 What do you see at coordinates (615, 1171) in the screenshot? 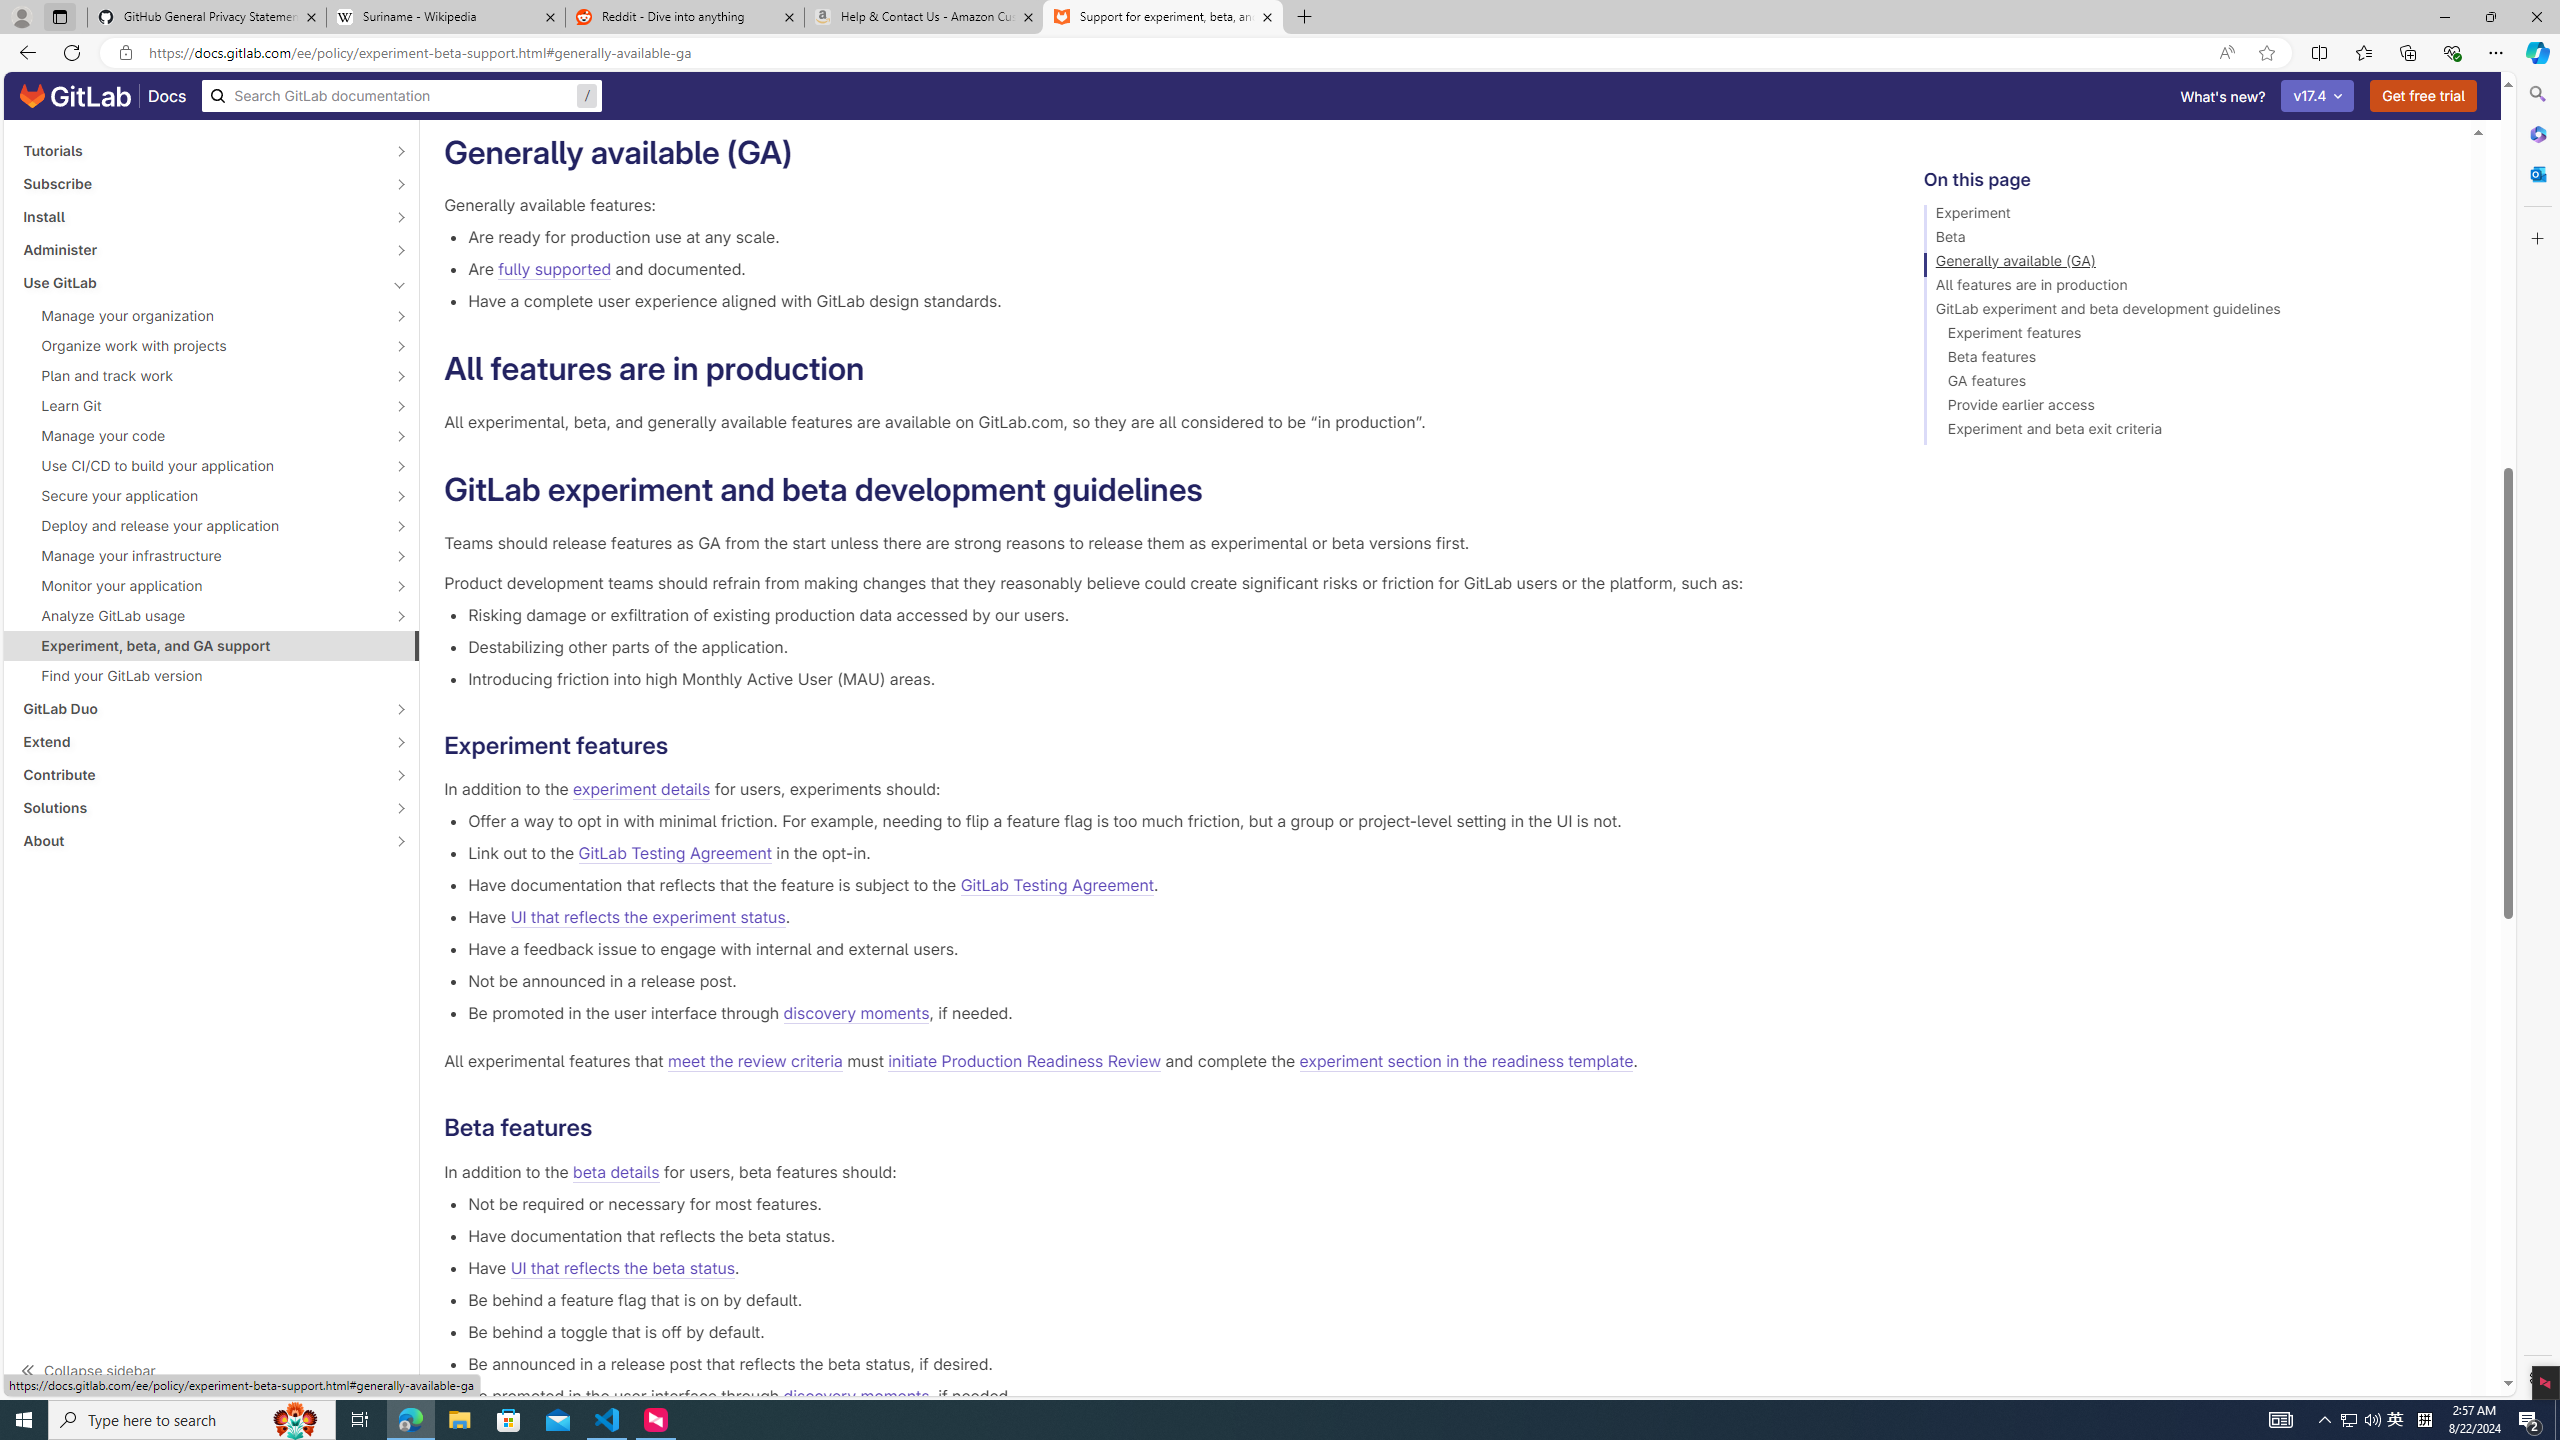
I see `'beta details'` at bounding box center [615, 1171].